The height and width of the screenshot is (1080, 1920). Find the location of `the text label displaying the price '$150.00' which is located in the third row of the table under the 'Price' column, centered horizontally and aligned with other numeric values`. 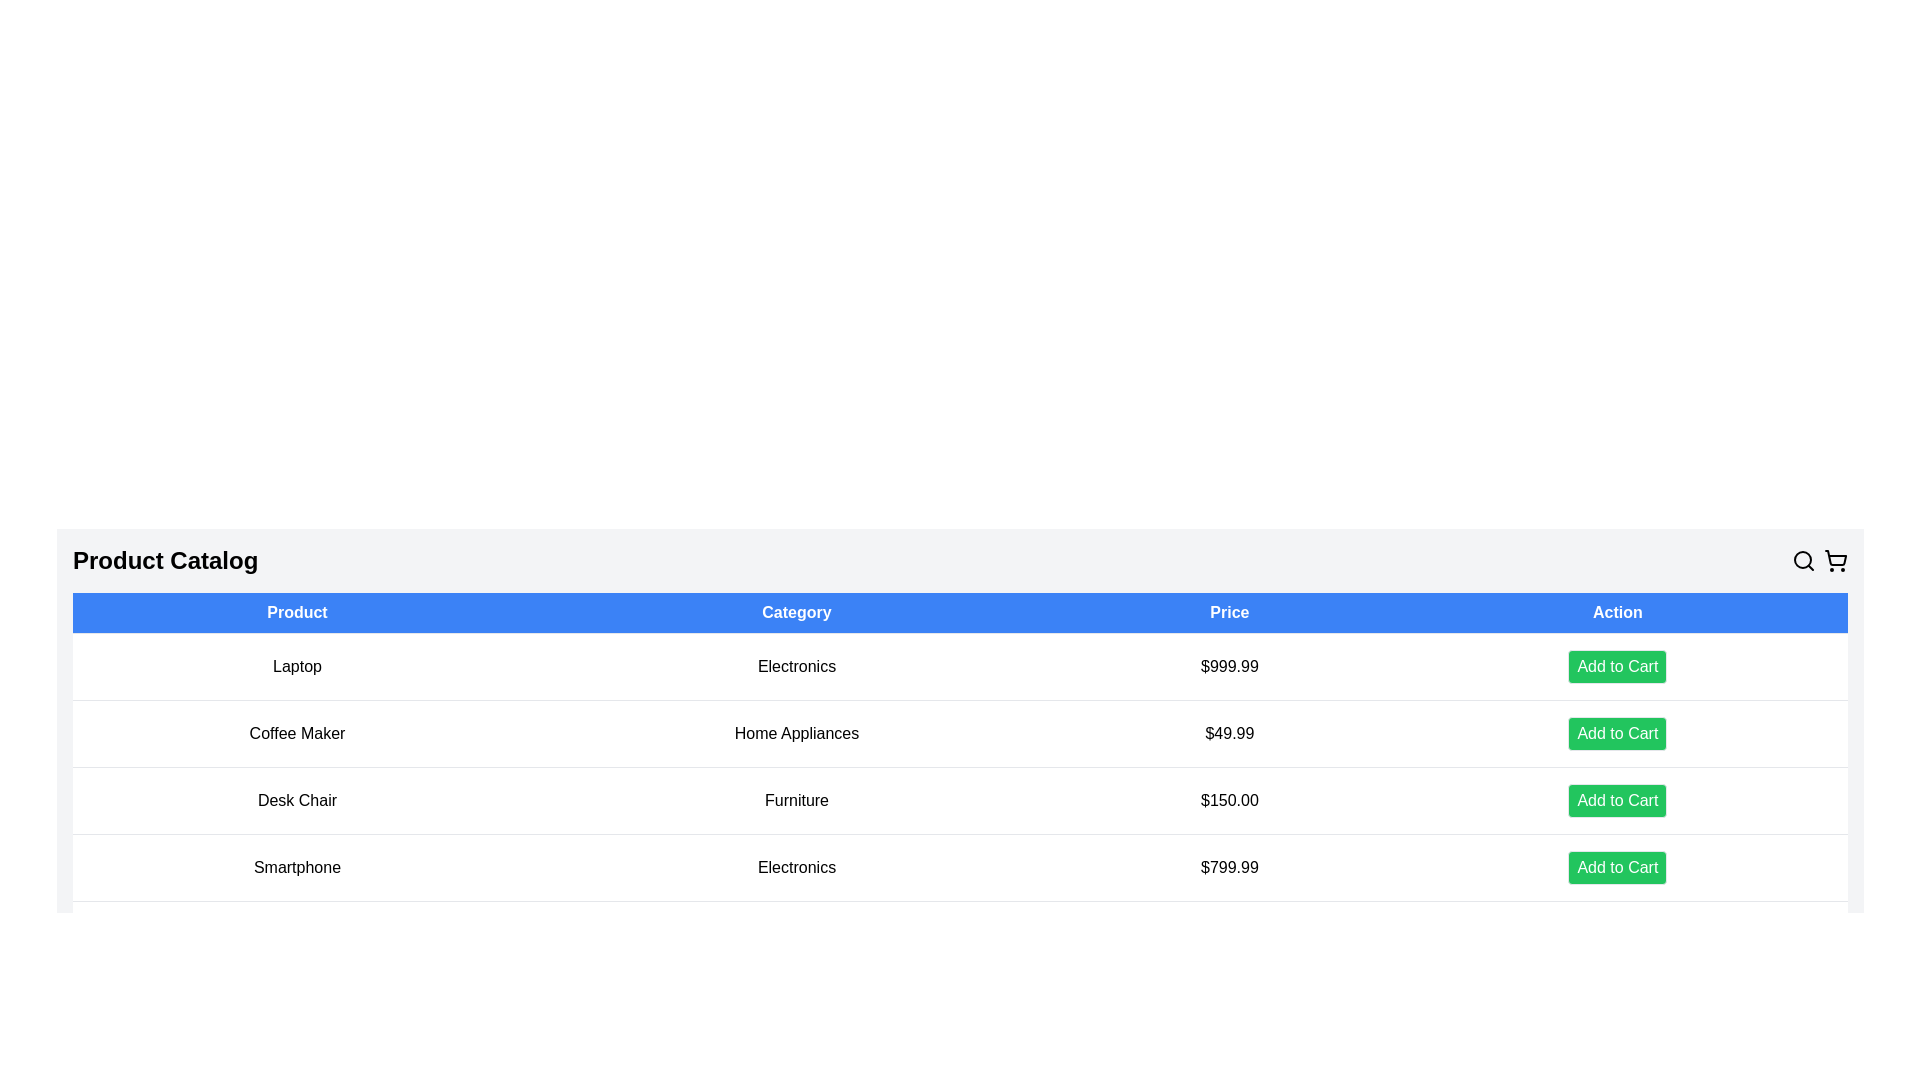

the text label displaying the price '$150.00' which is located in the third row of the table under the 'Price' column, centered horizontally and aligned with other numeric values is located at coordinates (1228, 800).